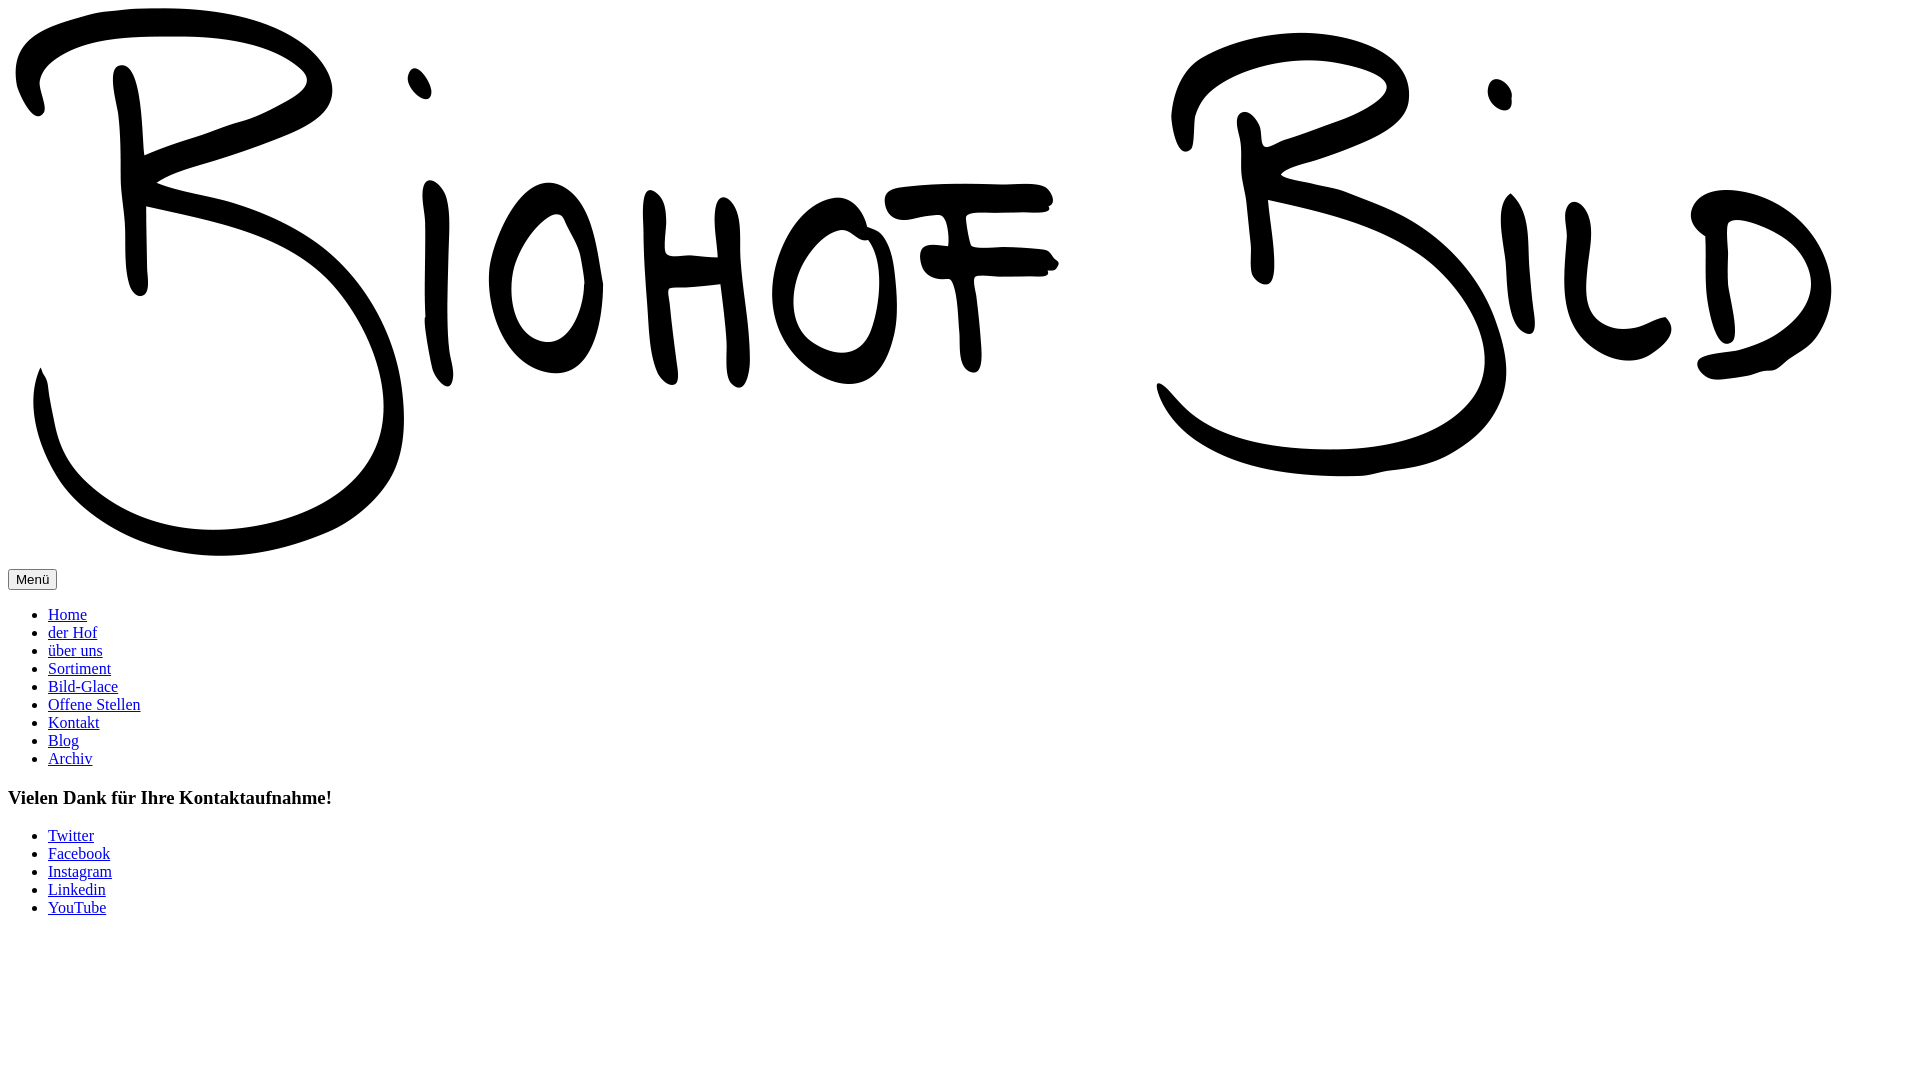  Describe the element at coordinates (48, 613) in the screenshot. I see `'Home'` at that location.